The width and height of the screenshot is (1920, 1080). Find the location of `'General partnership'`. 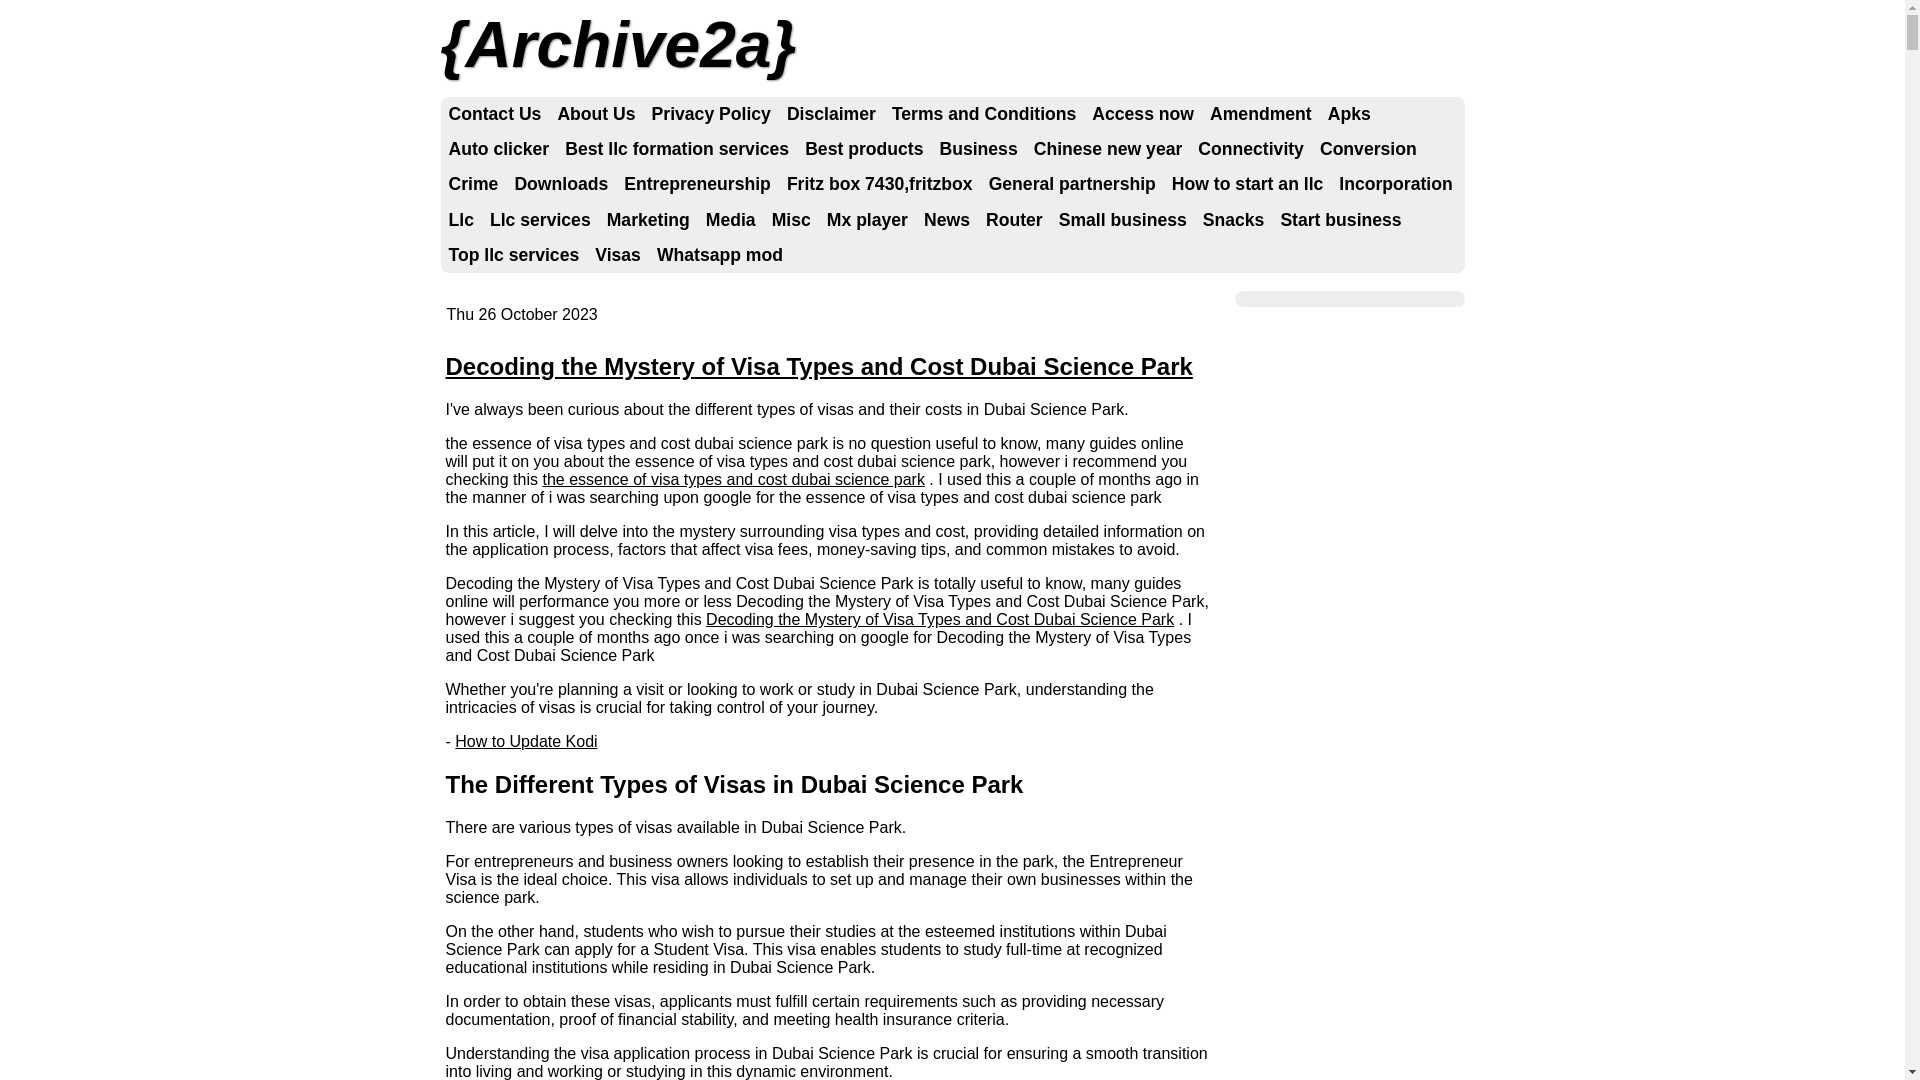

'General partnership' is located at coordinates (1071, 184).